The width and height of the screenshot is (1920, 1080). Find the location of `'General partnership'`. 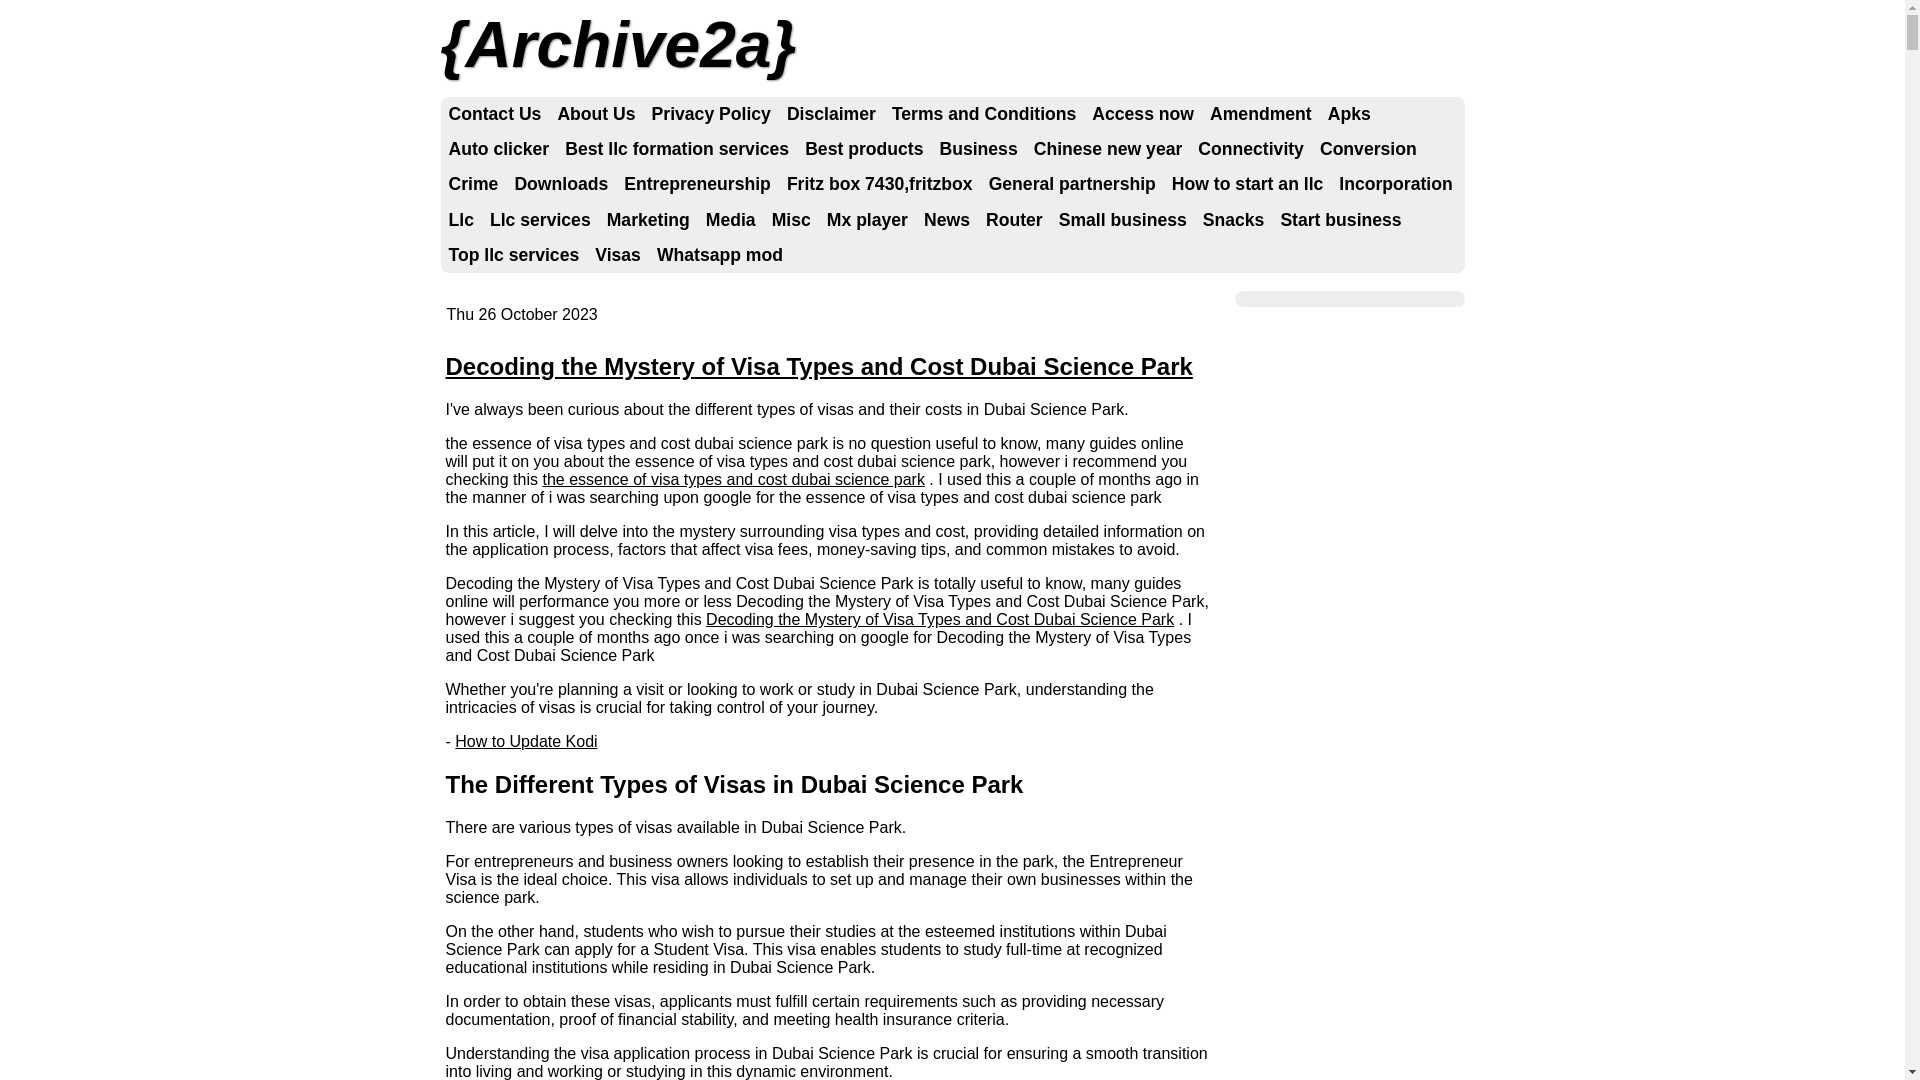

'General partnership' is located at coordinates (1071, 184).